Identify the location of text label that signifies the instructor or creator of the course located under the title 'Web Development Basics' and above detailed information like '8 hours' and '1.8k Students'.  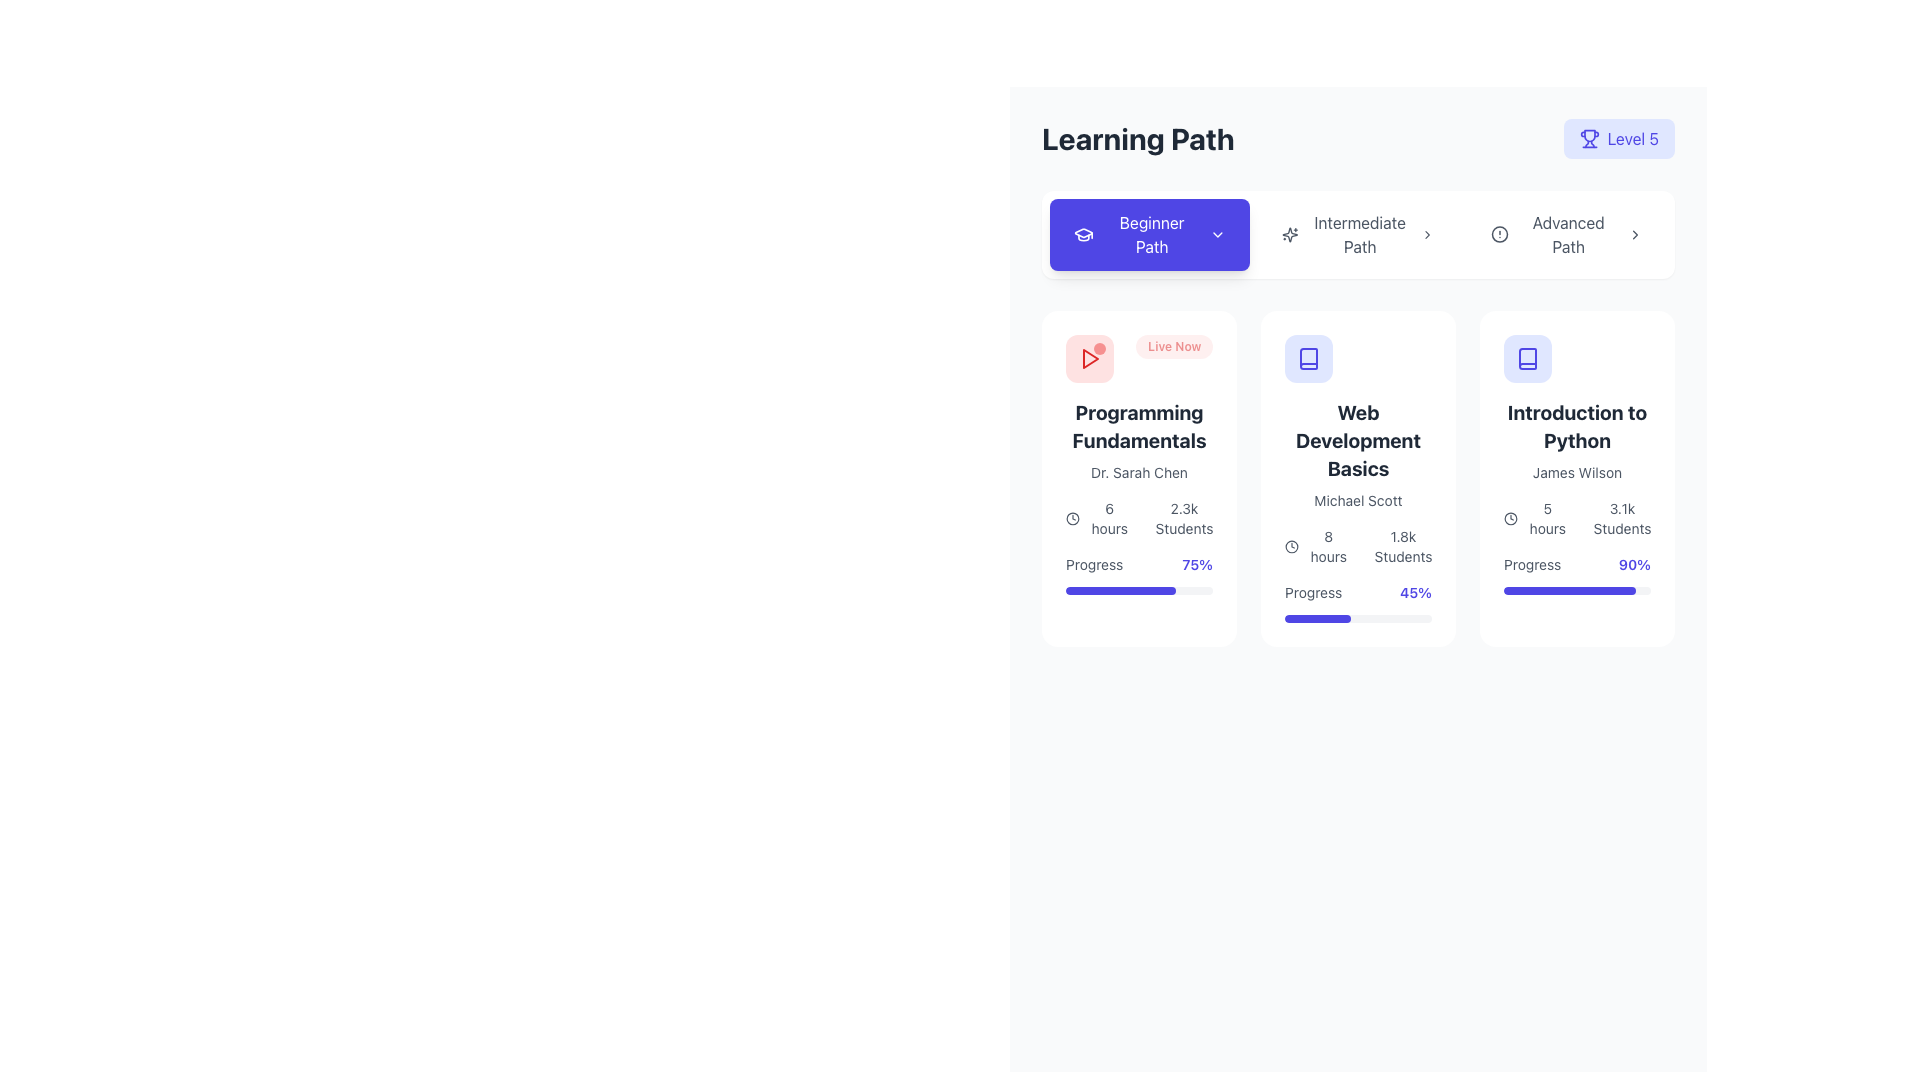
(1358, 500).